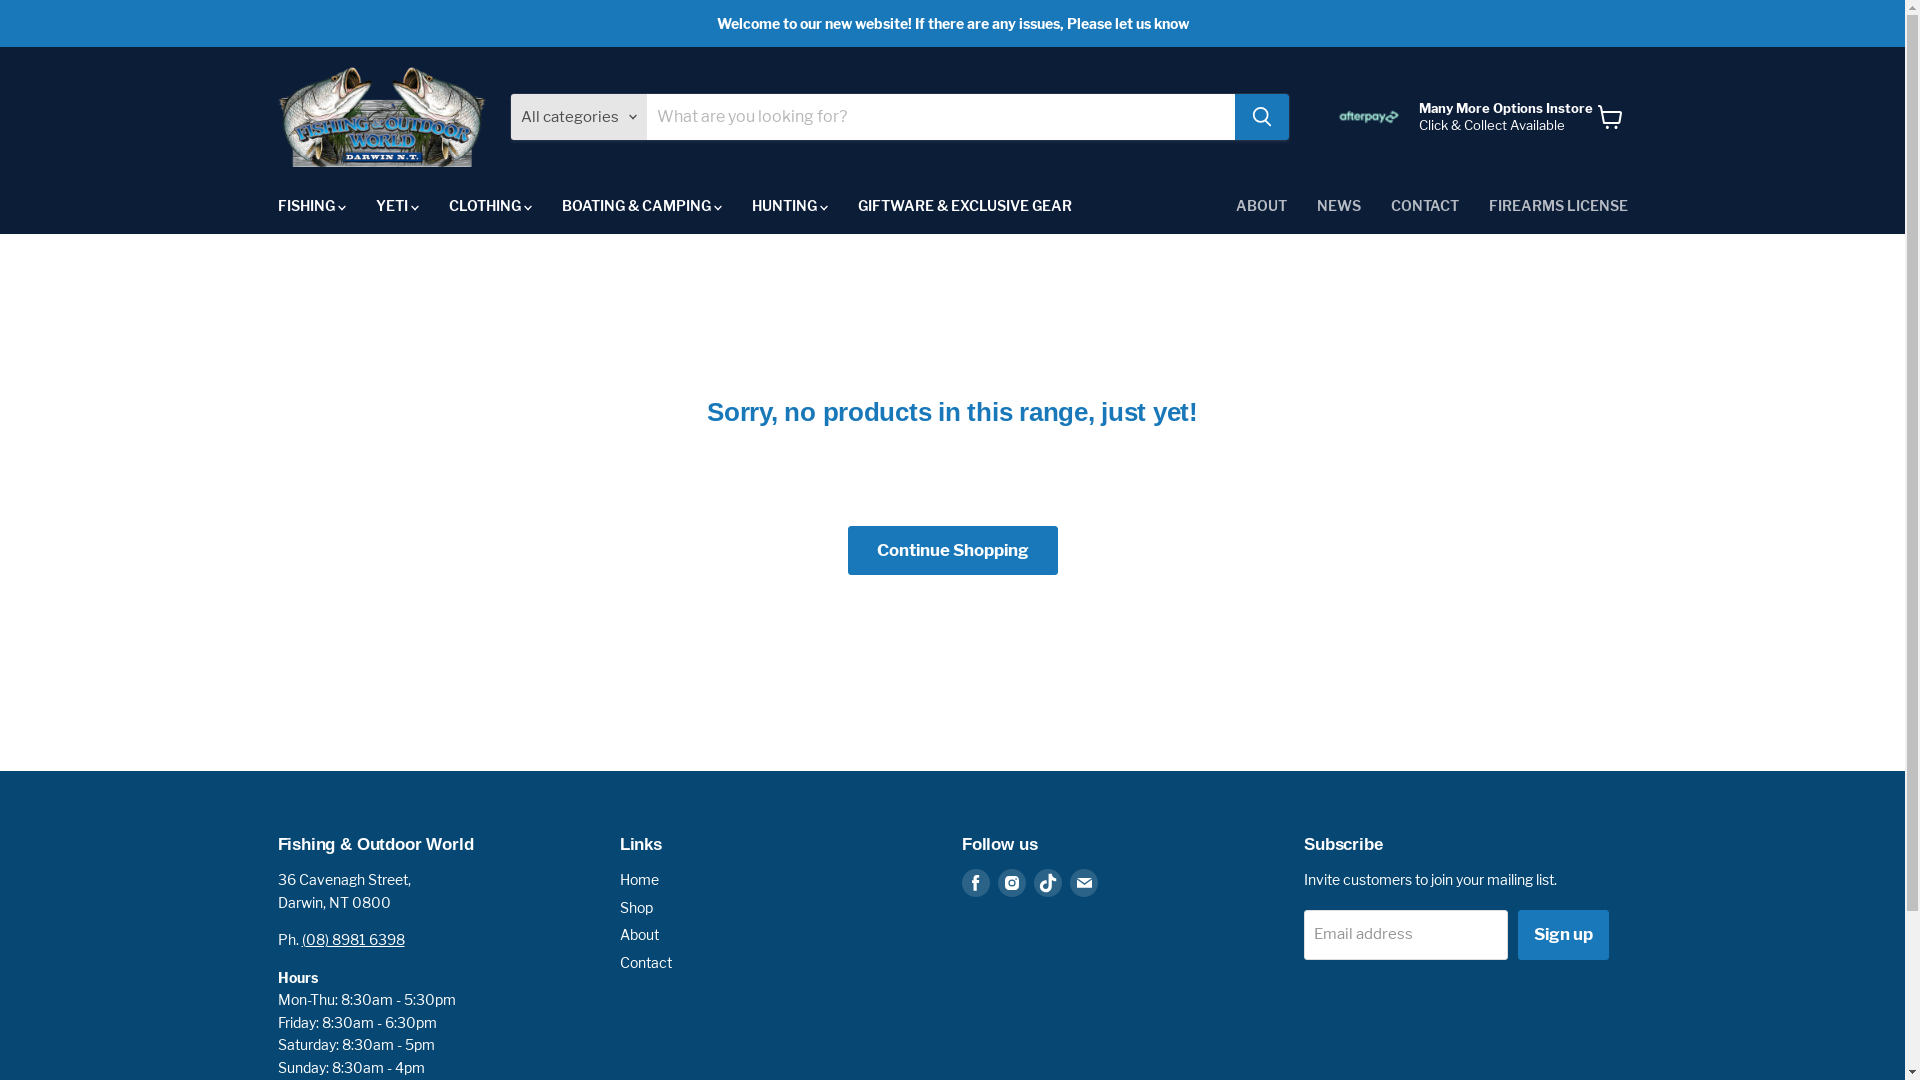 The height and width of the screenshot is (1080, 1920). What do you see at coordinates (1375, 205) in the screenshot?
I see `'CONTACT'` at bounding box center [1375, 205].